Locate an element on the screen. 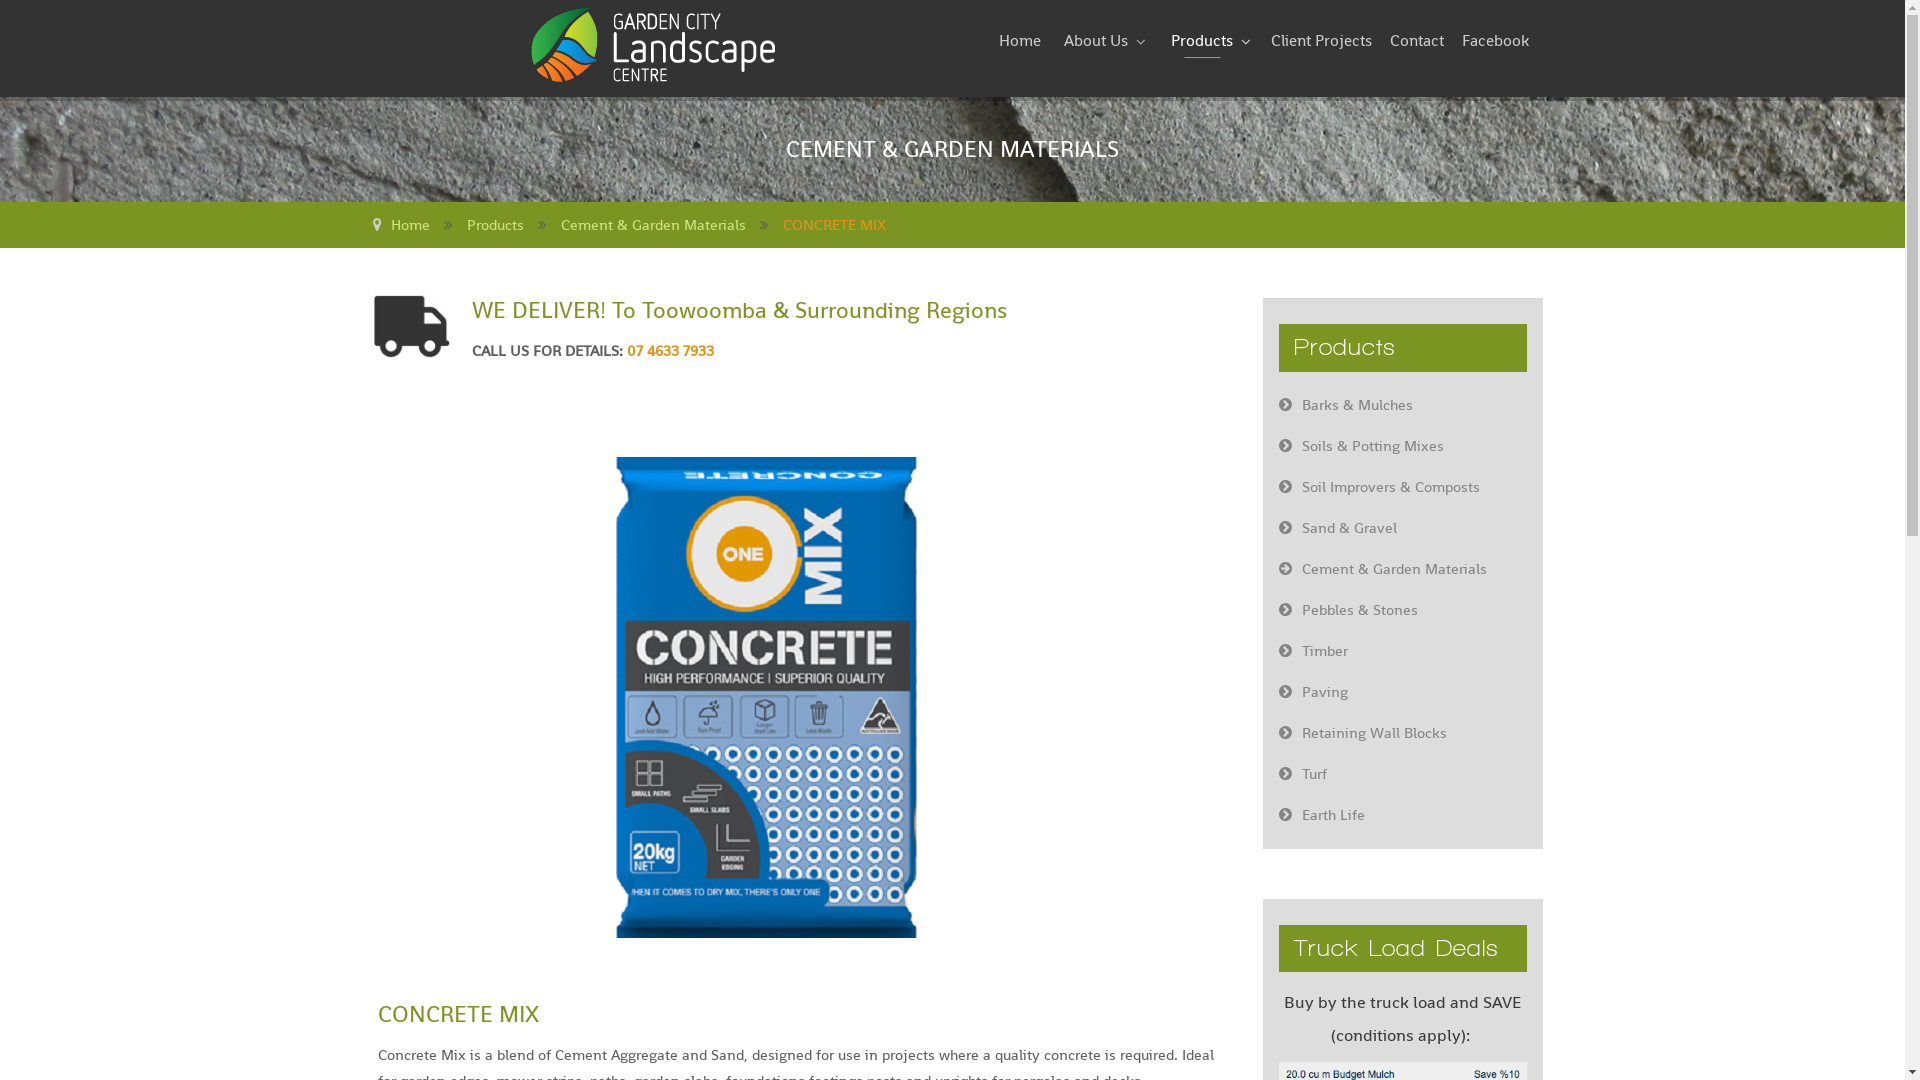 This screenshot has width=1920, height=1080. 'About Us' is located at coordinates (1101, 41).